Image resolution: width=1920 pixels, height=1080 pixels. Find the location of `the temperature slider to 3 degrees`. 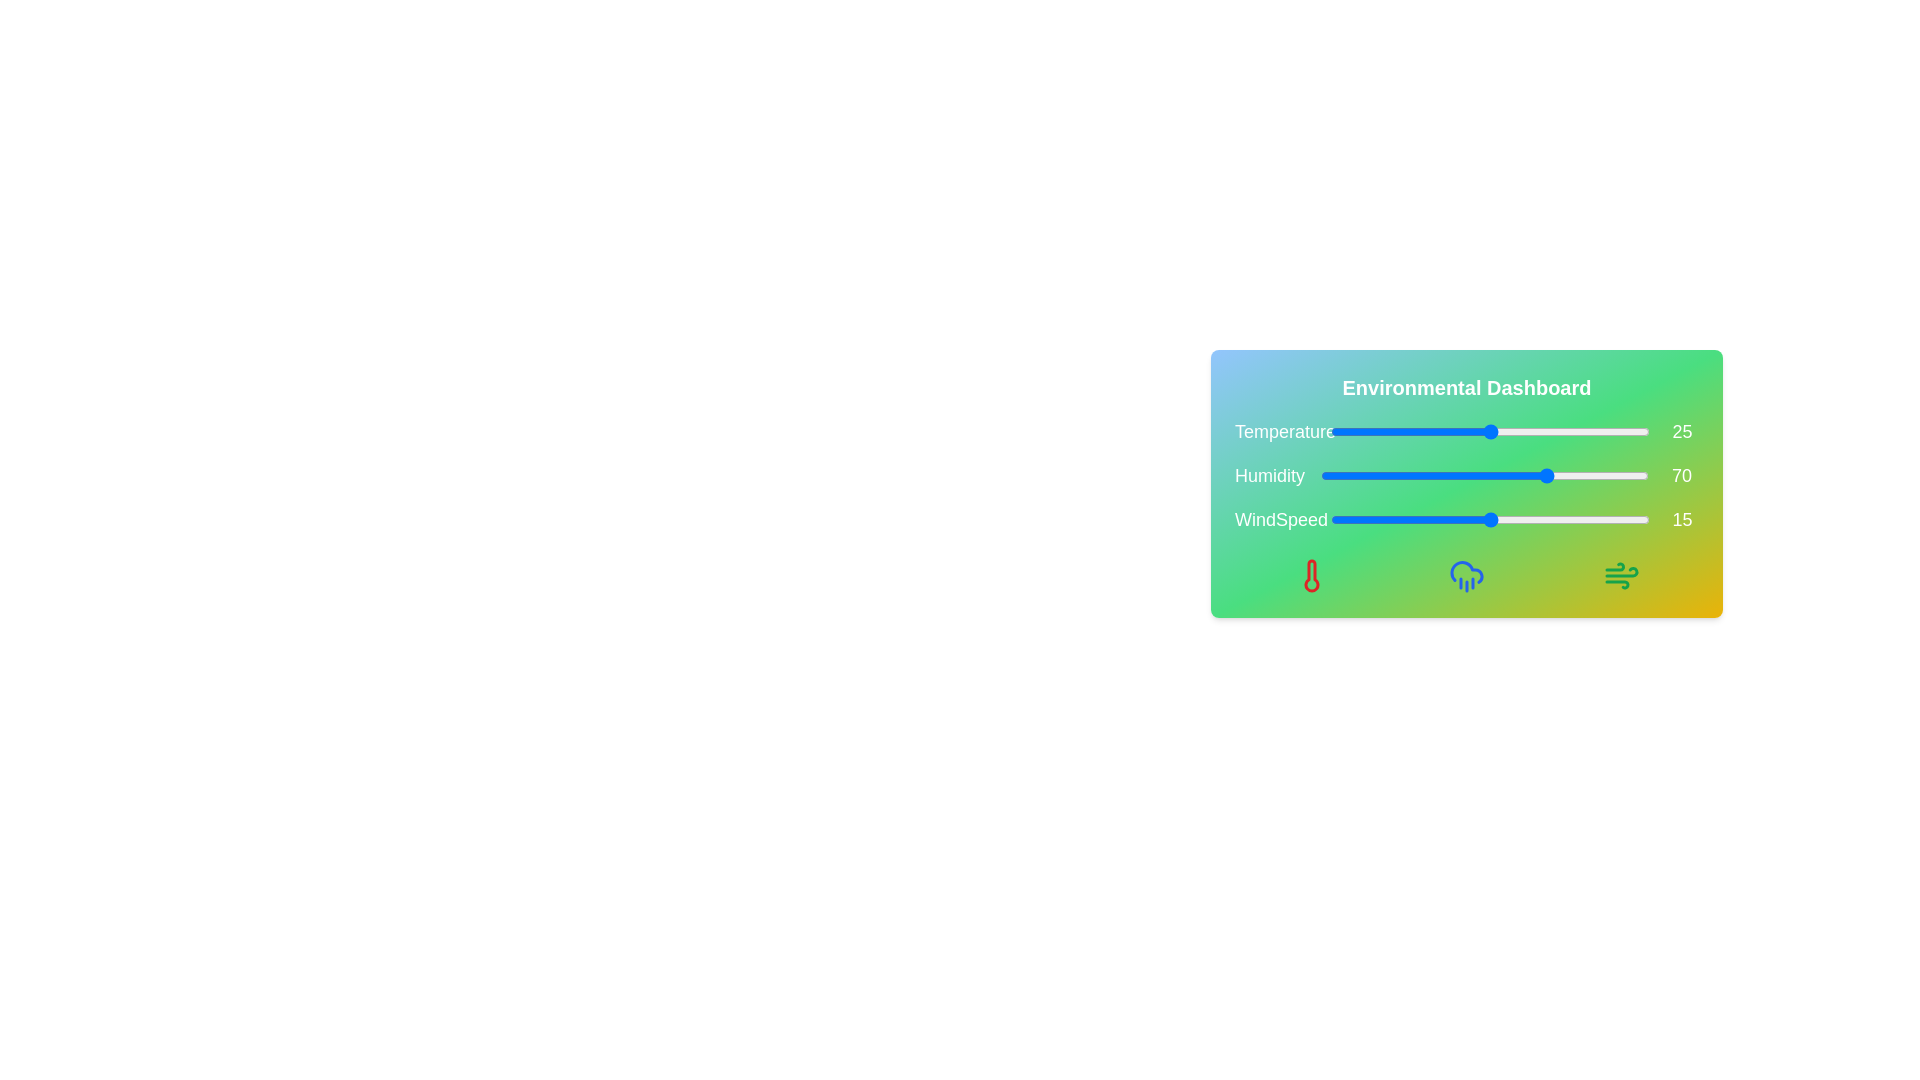

the temperature slider to 3 degrees is located at coordinates (1350, 431).